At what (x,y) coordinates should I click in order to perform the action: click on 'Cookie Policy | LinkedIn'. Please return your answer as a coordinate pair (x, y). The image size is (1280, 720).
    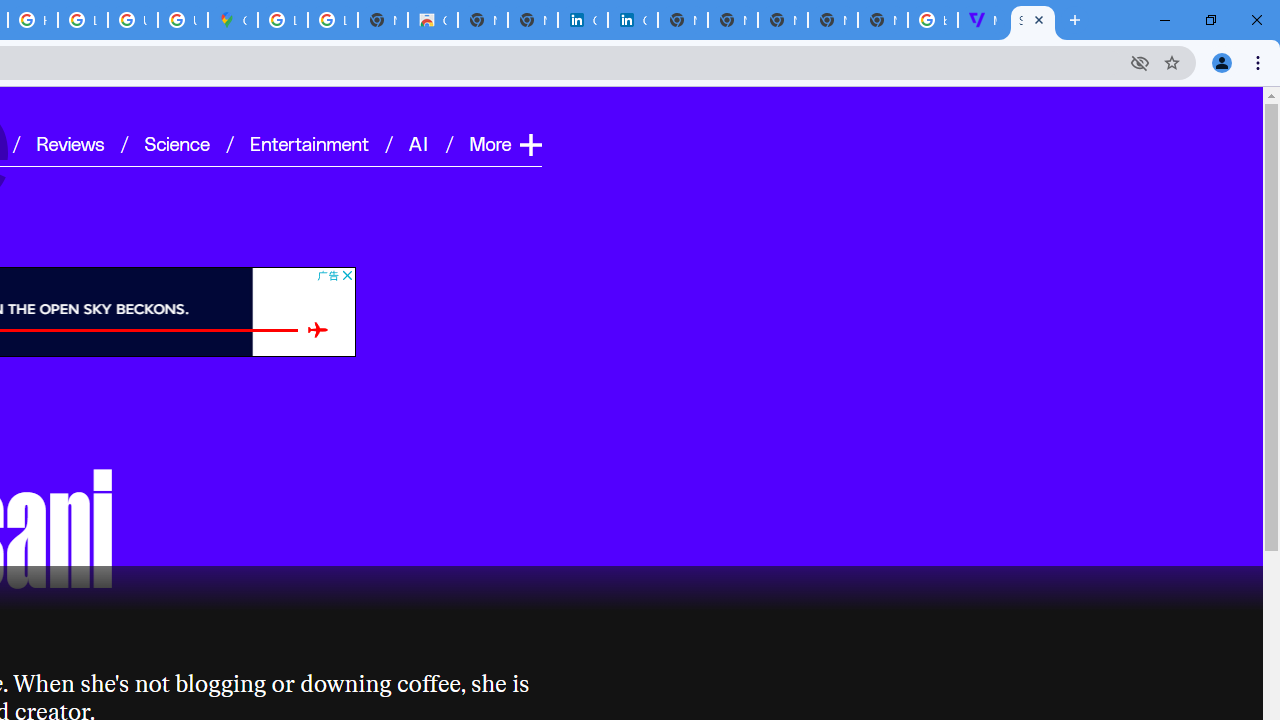
    Looking at the image, I should click on (582, 20).